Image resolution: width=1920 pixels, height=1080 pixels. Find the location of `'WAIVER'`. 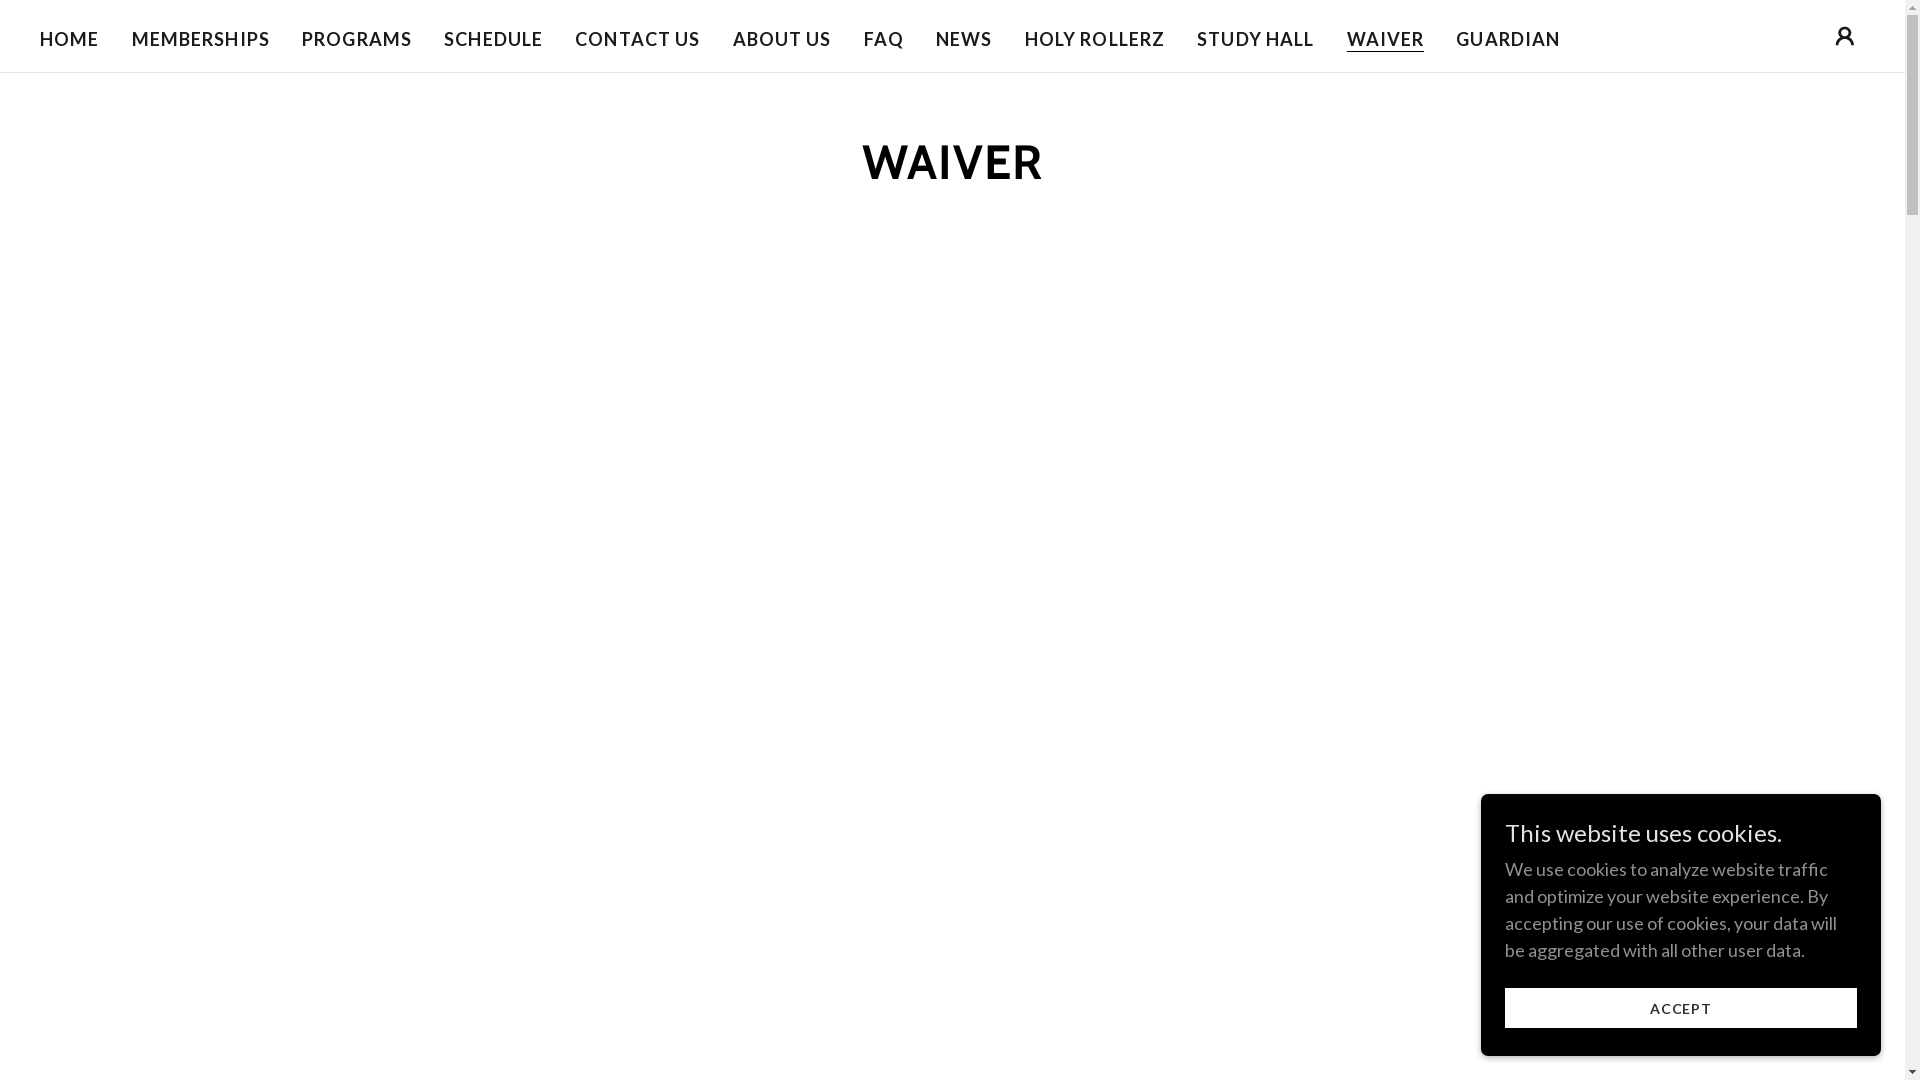

'WAIVER' is located at coordinates (1347, 38).